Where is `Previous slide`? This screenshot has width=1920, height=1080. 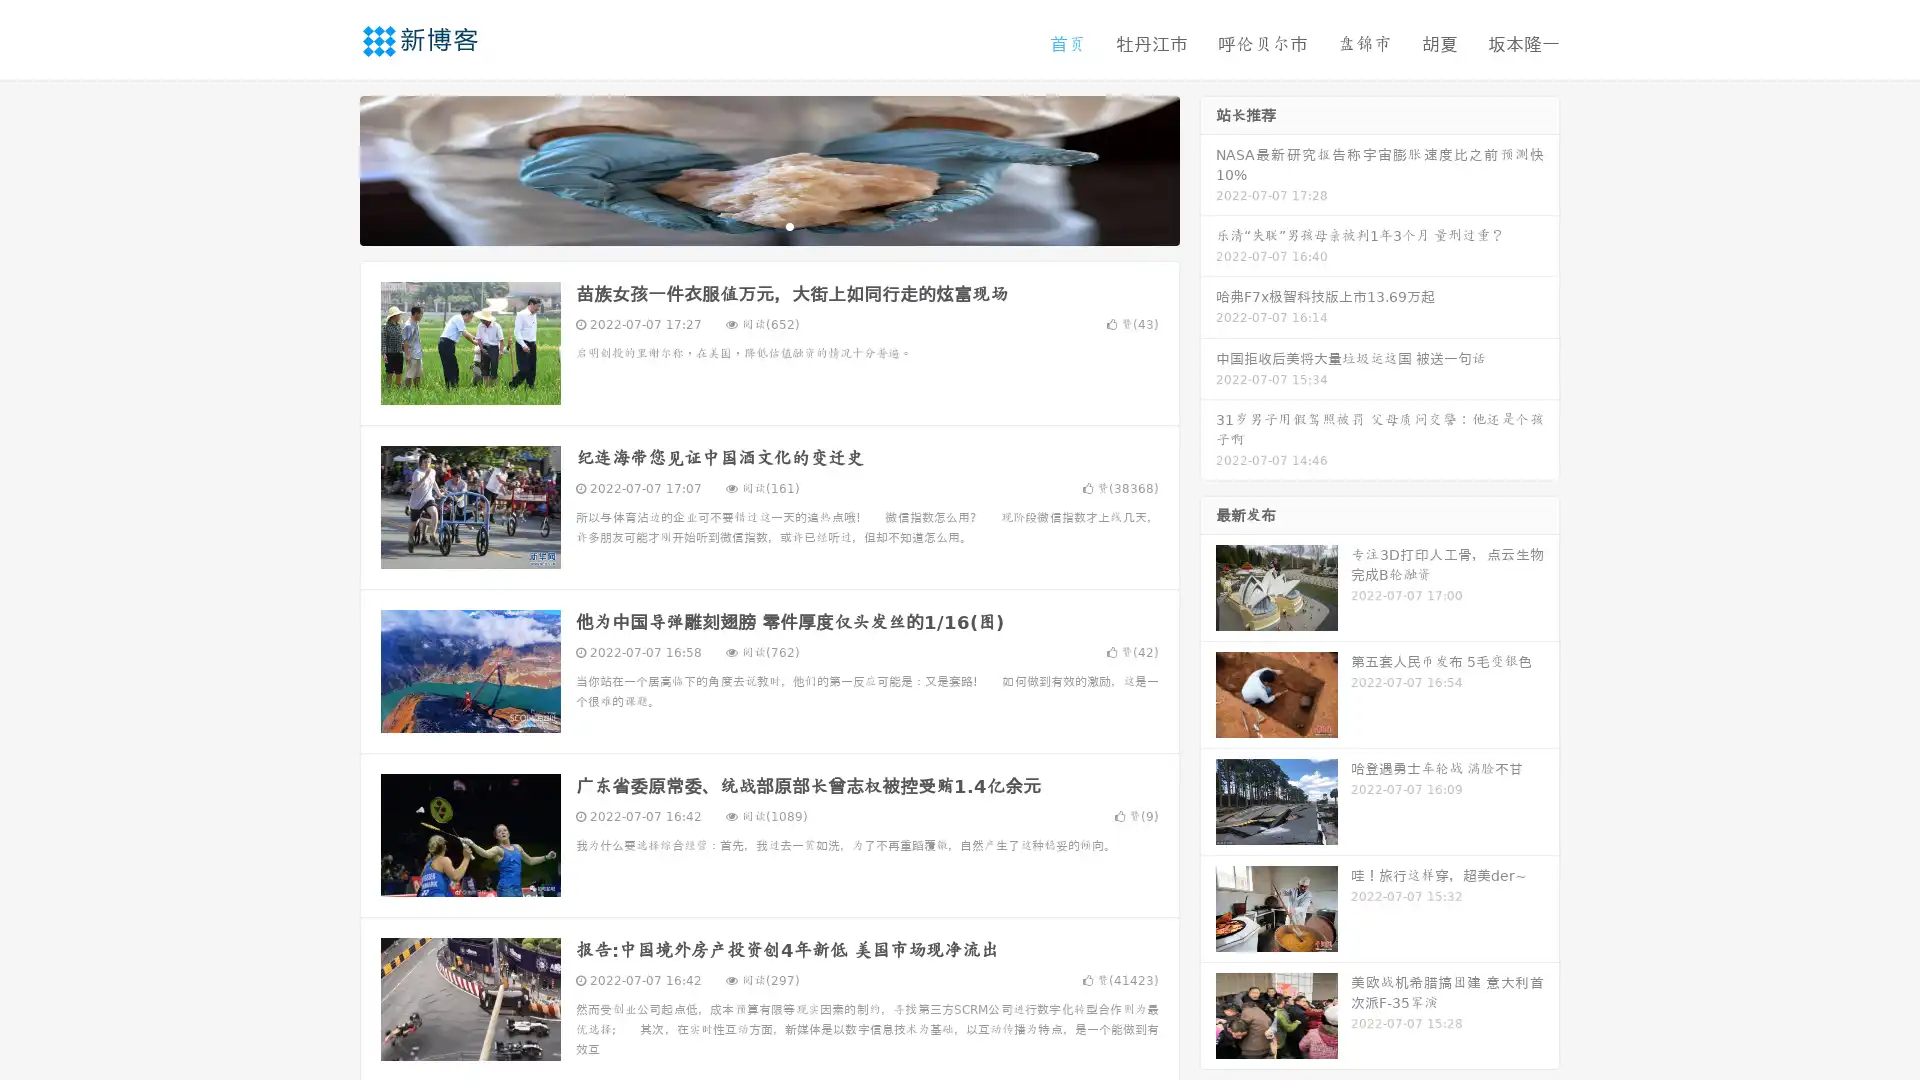
Previous slide is located at coordinates (330, 168).